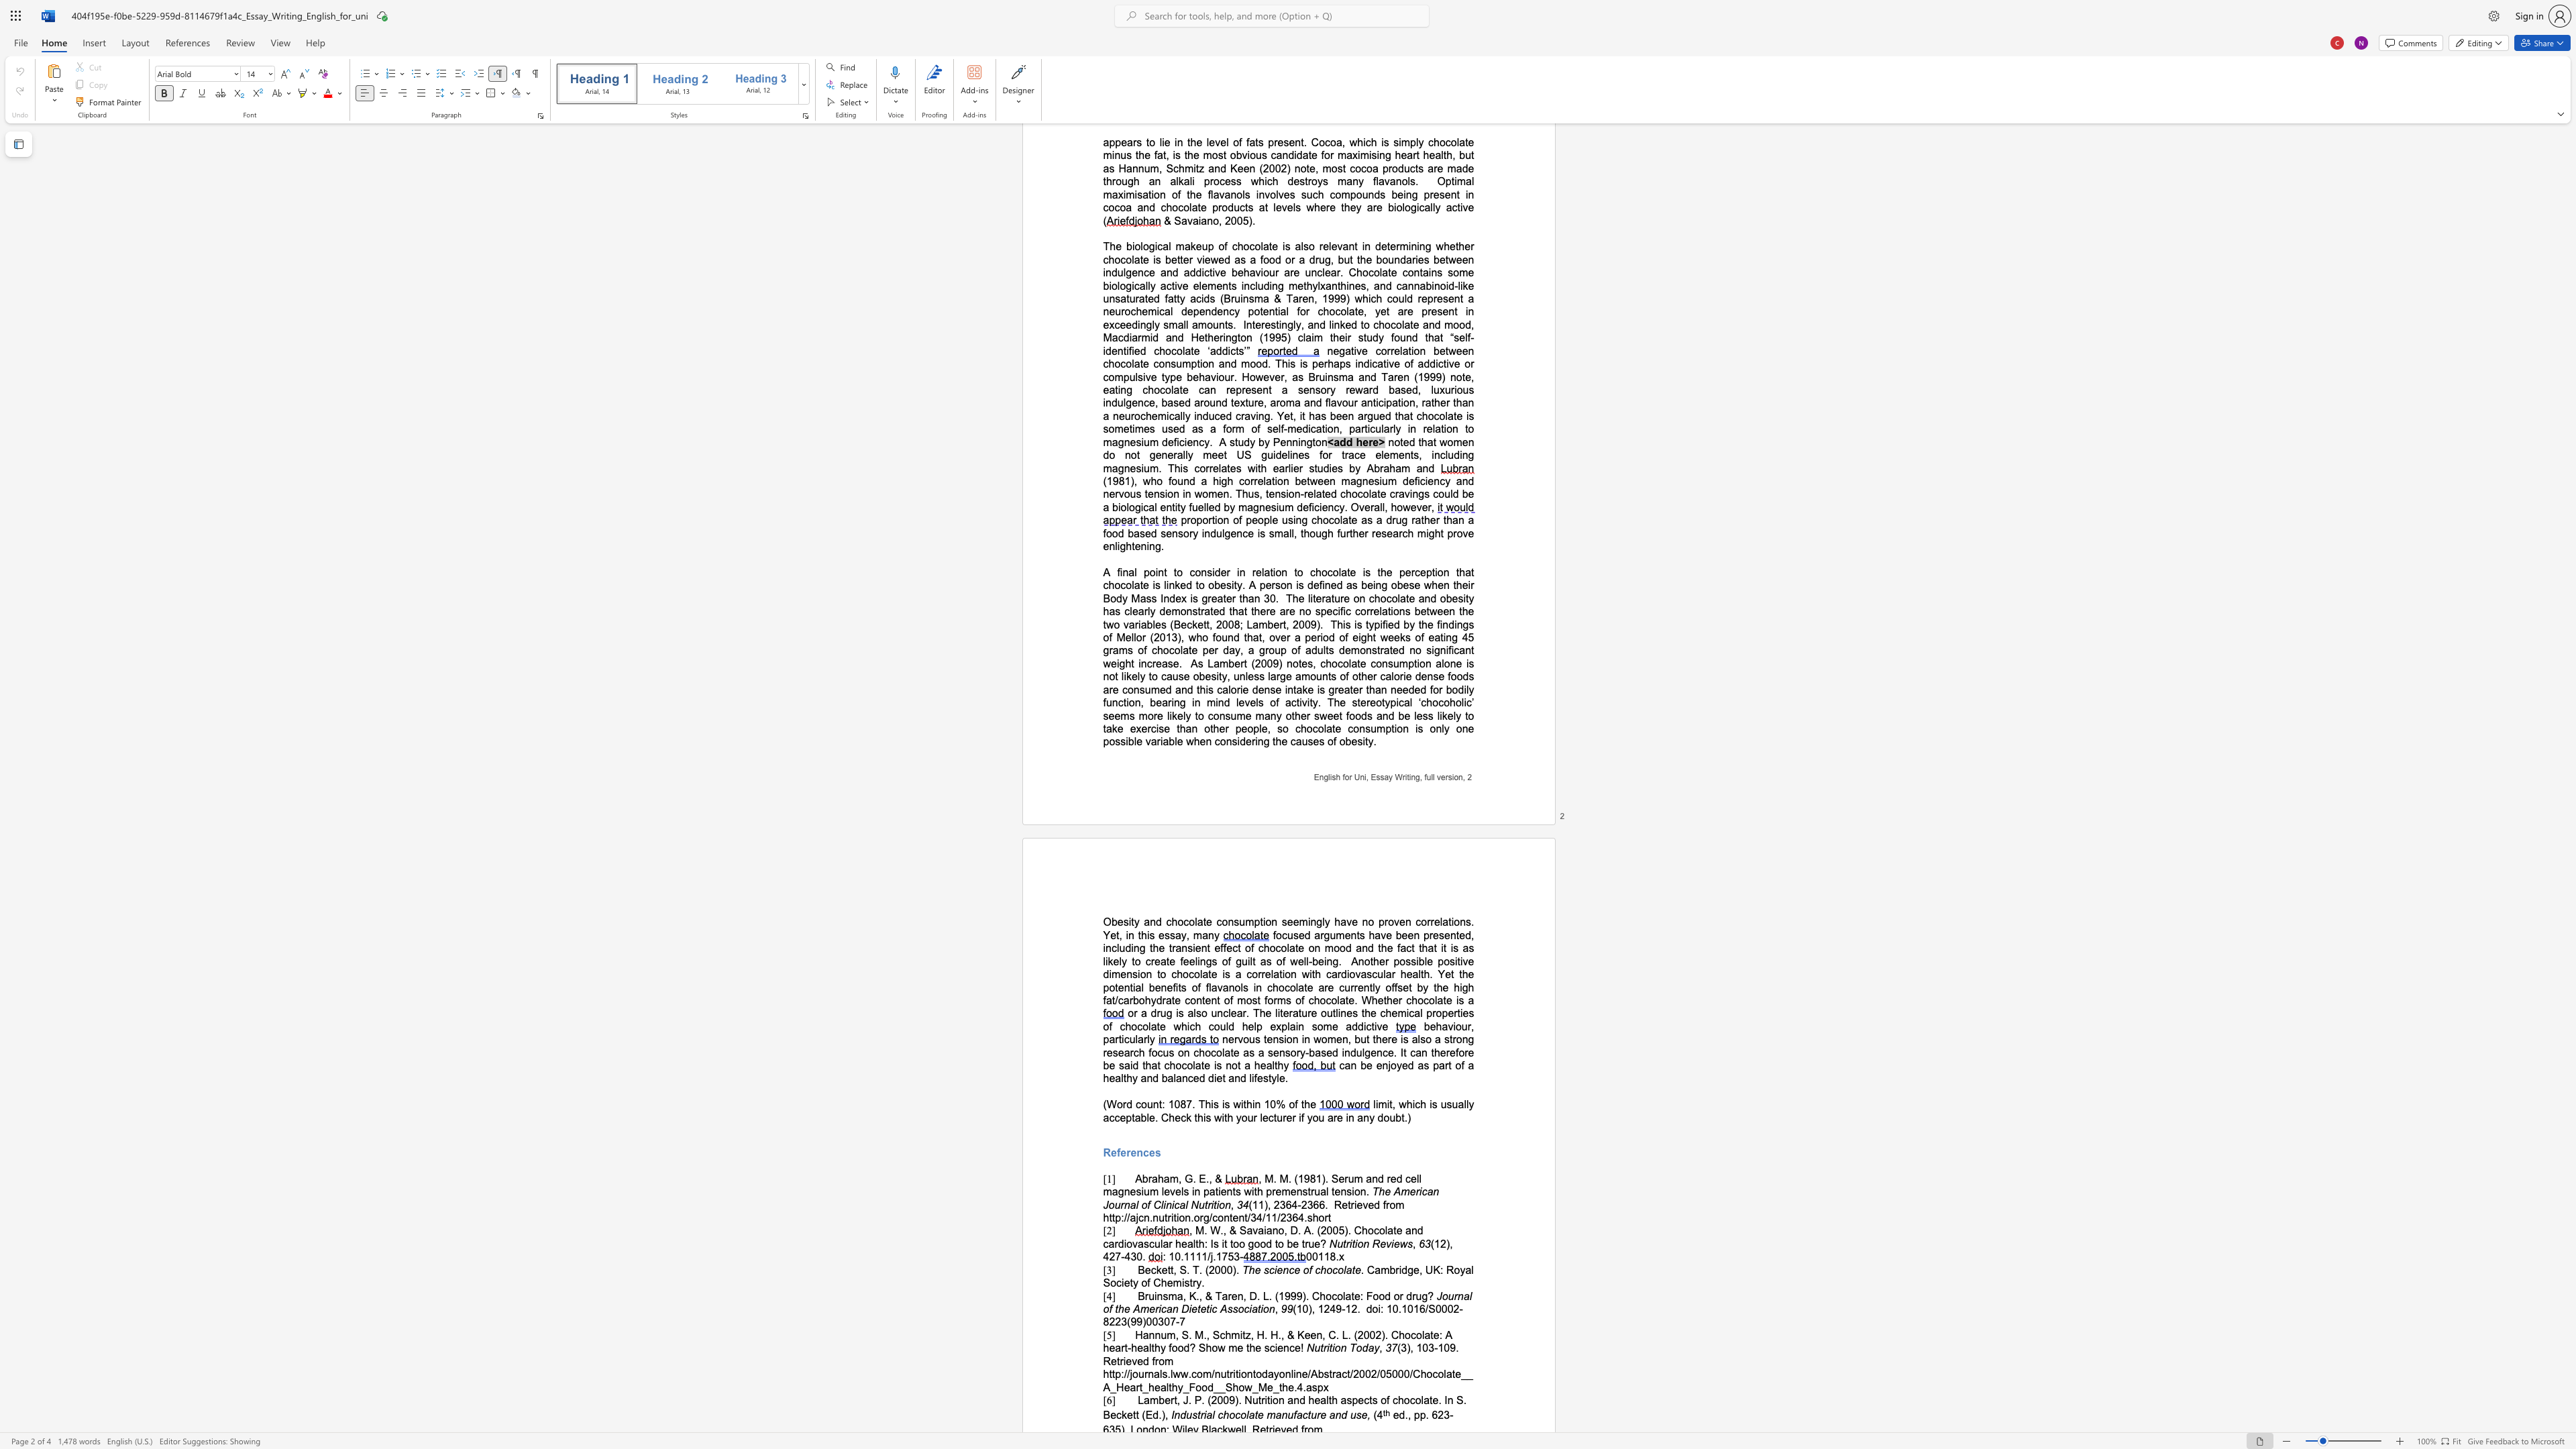  Describe the element at coordinates (1296, 1309) in the screenshot. I see `the subset text "10), 1249" within the text "(10), 1249-12."` at that location.